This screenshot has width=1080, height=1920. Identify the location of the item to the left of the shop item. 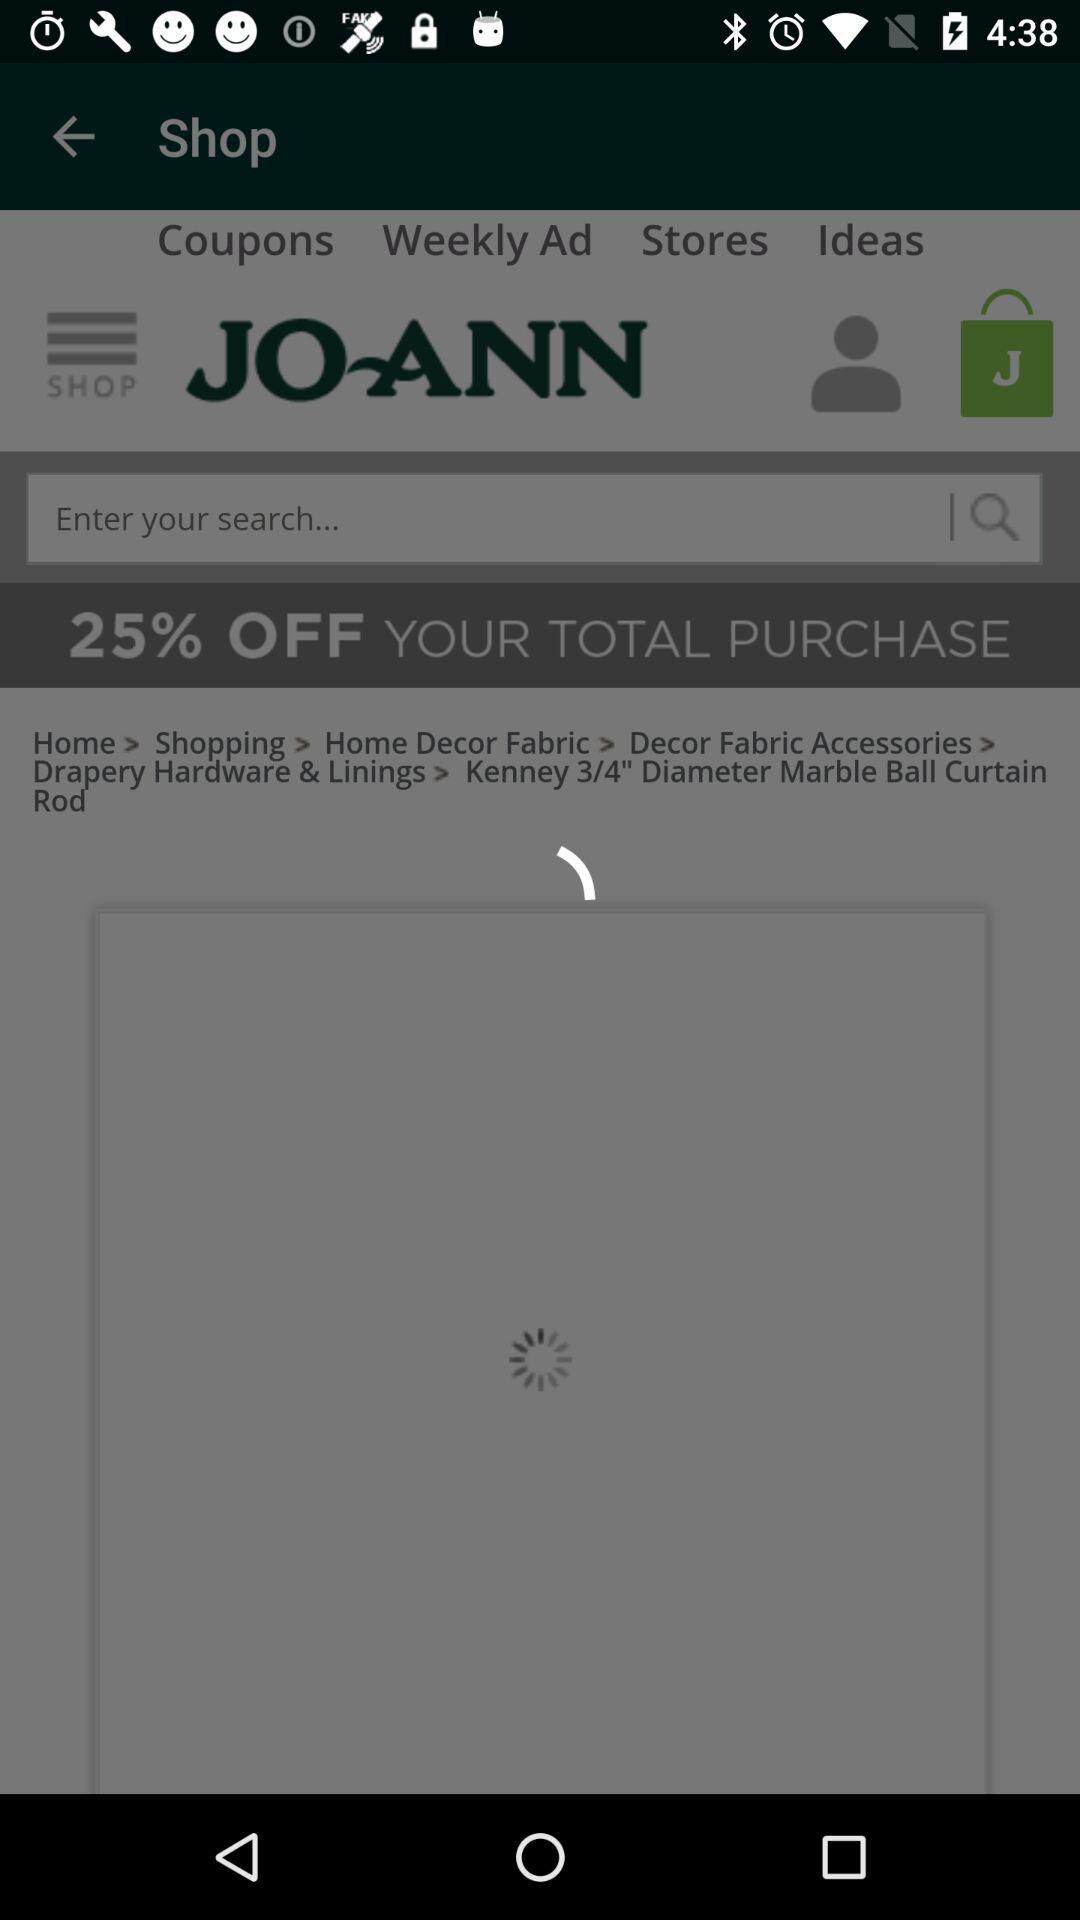
(72, 135).